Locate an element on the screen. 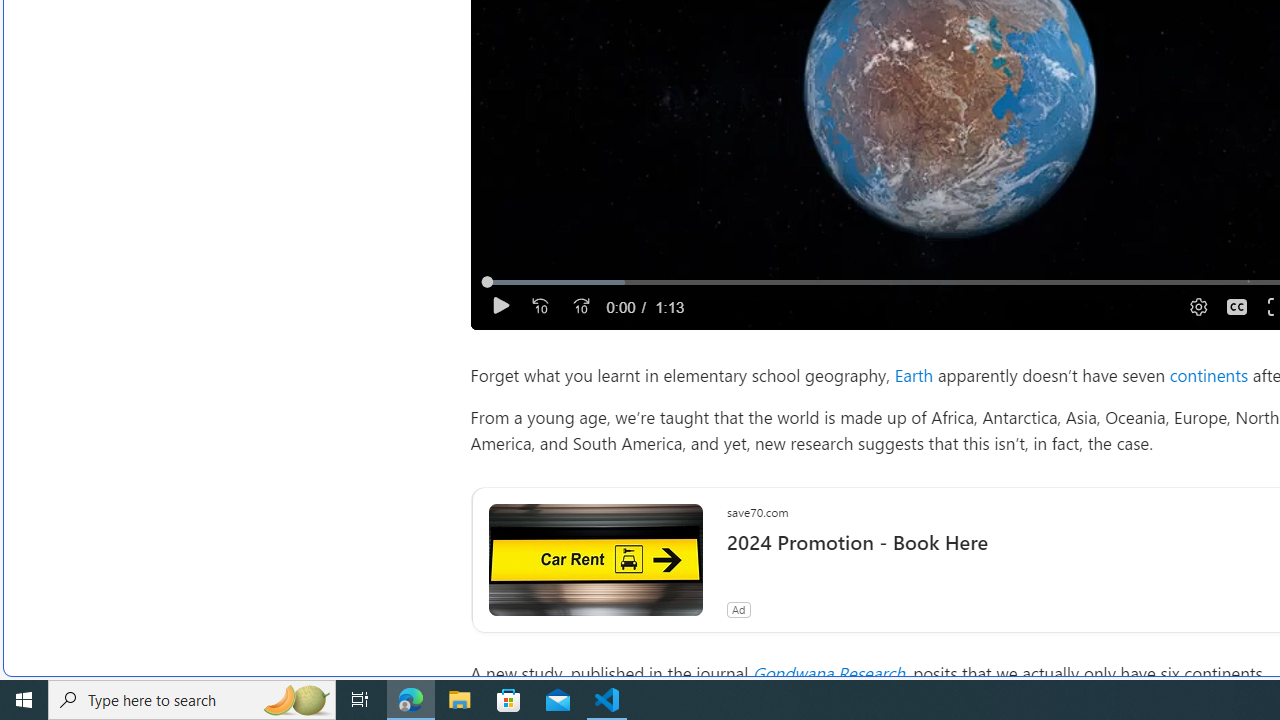 The width and height of the screenshot is (1280, 720). 'Gondwana Research' is located at coordinates (828, 672).